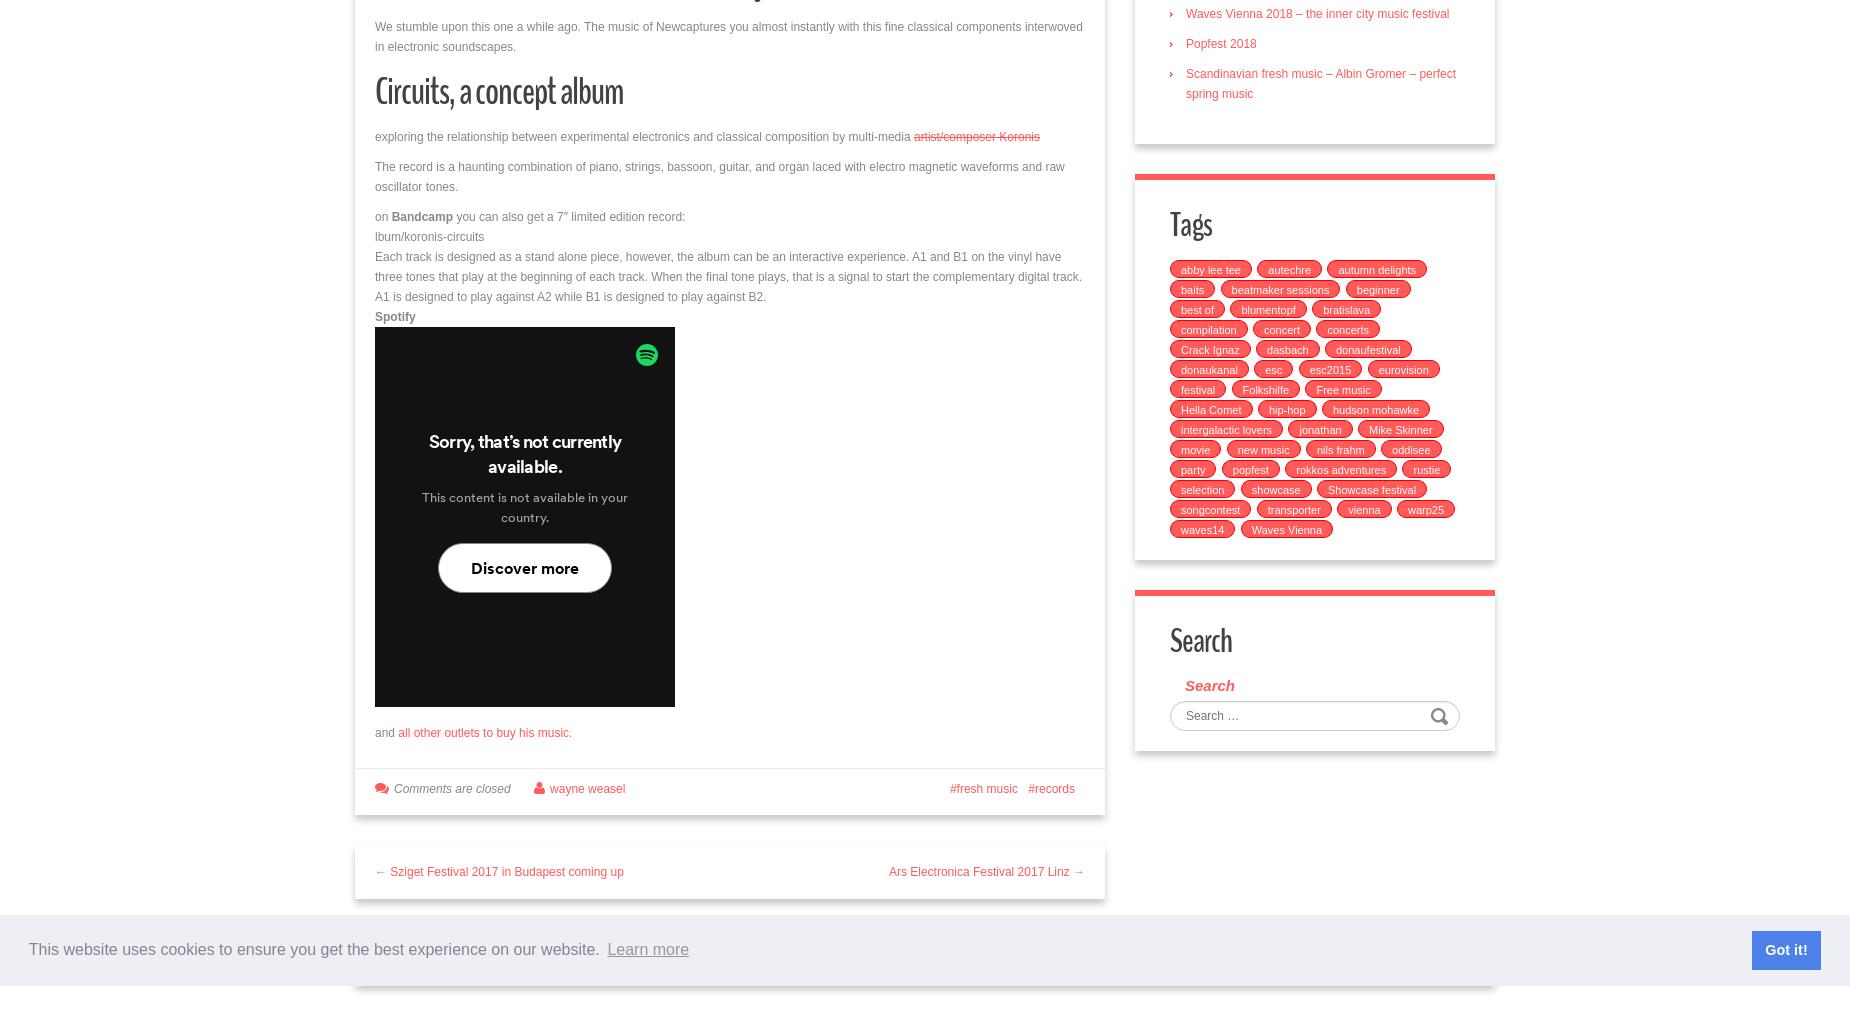  Describe the element at coordinates (1315, 388) in the screenshot. I see `'Free music'` at that location.